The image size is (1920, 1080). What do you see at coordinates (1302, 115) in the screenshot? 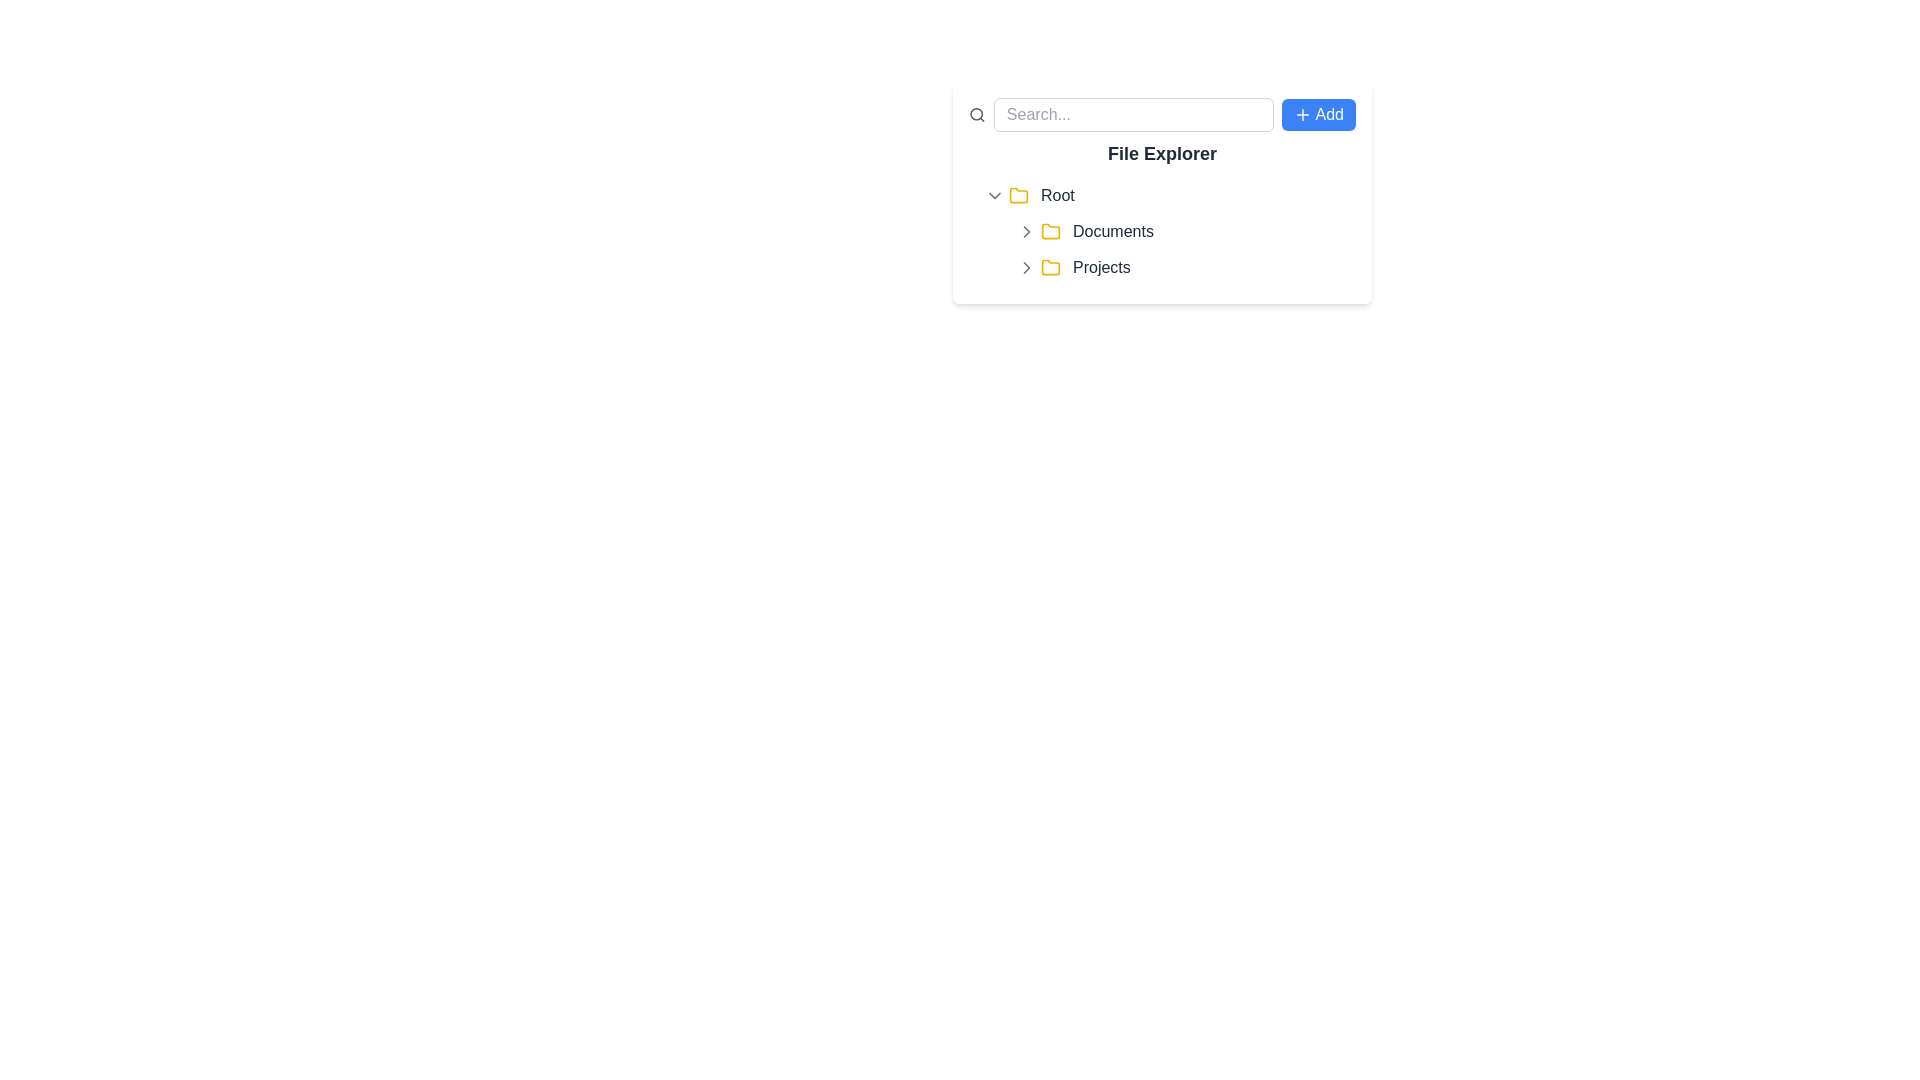
I see `the plus sign icon located inside the 'Add' button` at bounding box center [1302, 115].